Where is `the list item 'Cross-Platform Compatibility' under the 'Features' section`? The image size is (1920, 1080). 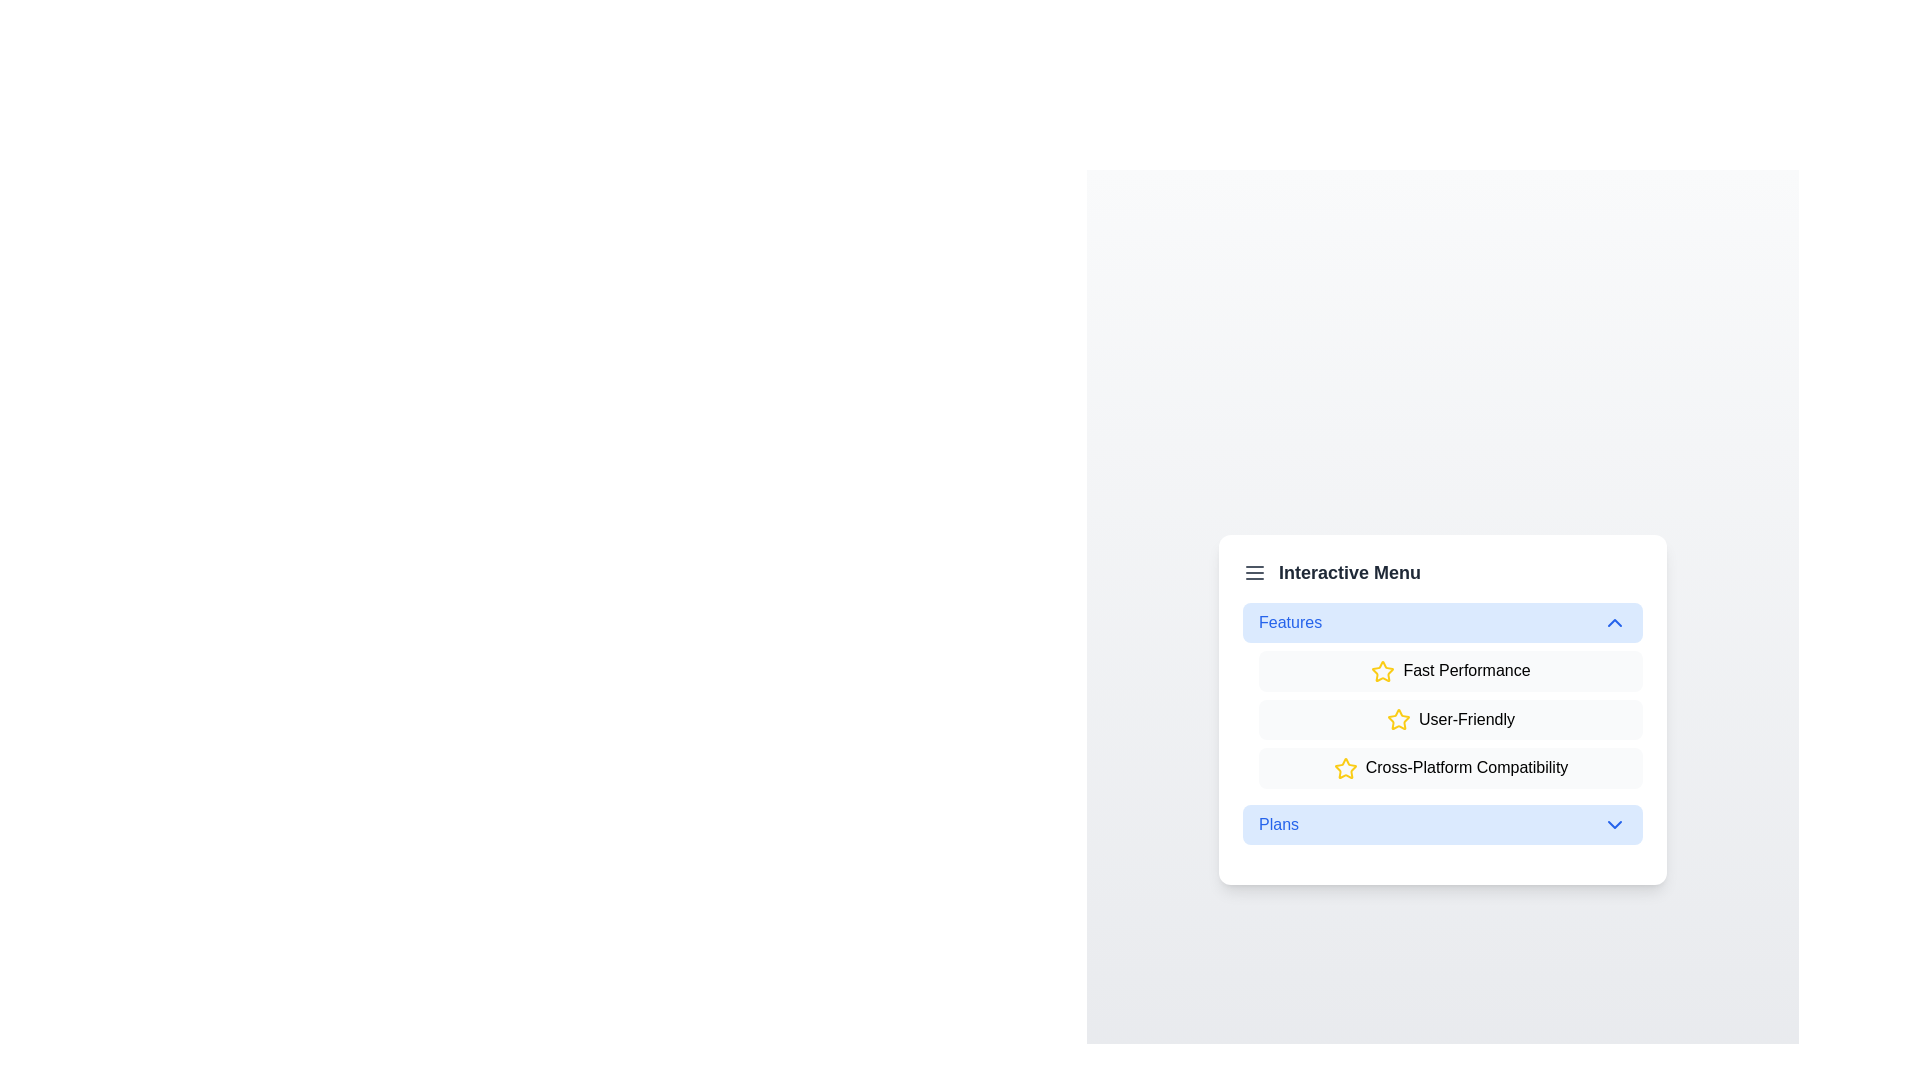
the list item 'Cross-Platform Compatibility' under the 'Features' section is located at coordinates (1450, 767).